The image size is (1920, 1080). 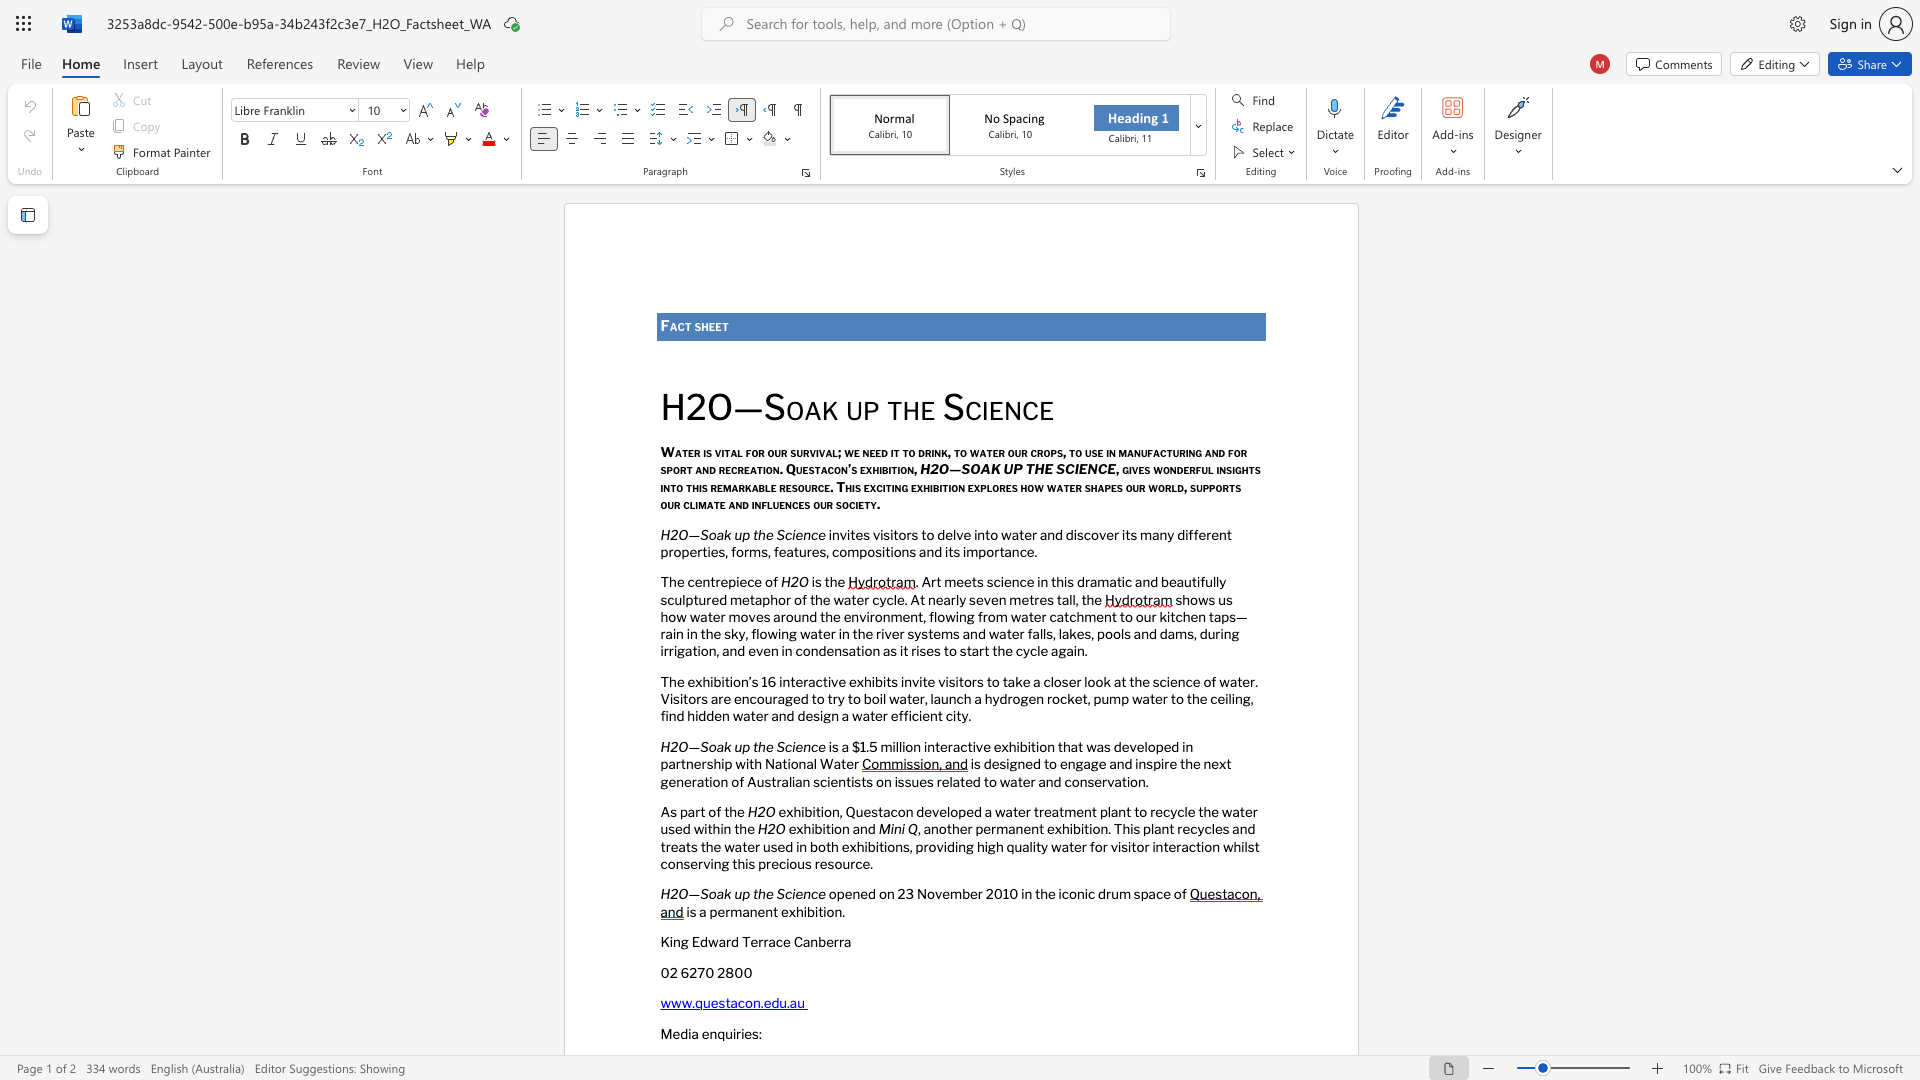 I want to click on the space between the continuous character "H" and "2" in the text, so click(x=669, y=893).